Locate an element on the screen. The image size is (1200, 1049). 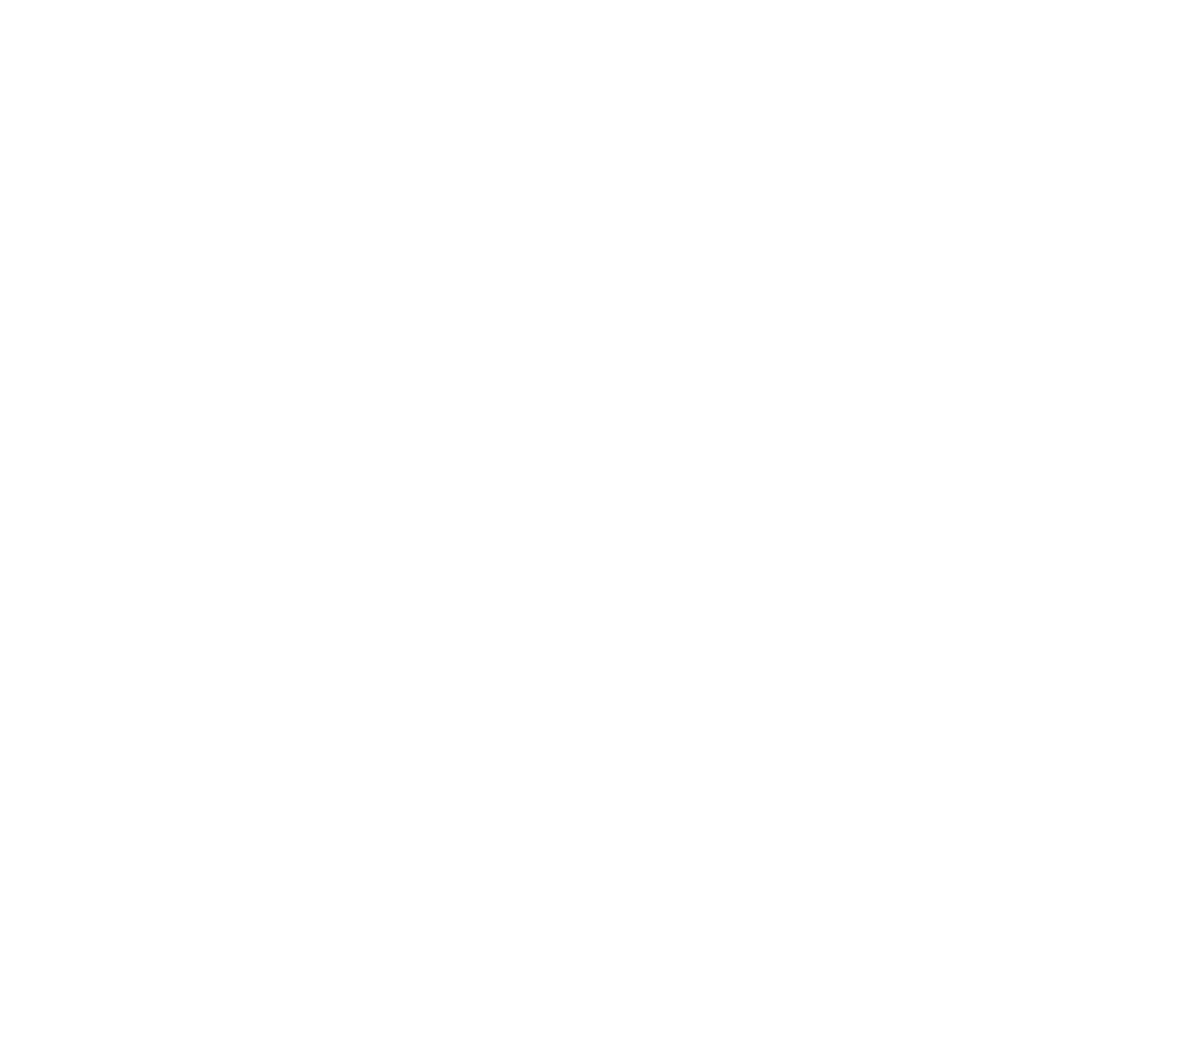
'RSS' is located at coordinates (993, 845).